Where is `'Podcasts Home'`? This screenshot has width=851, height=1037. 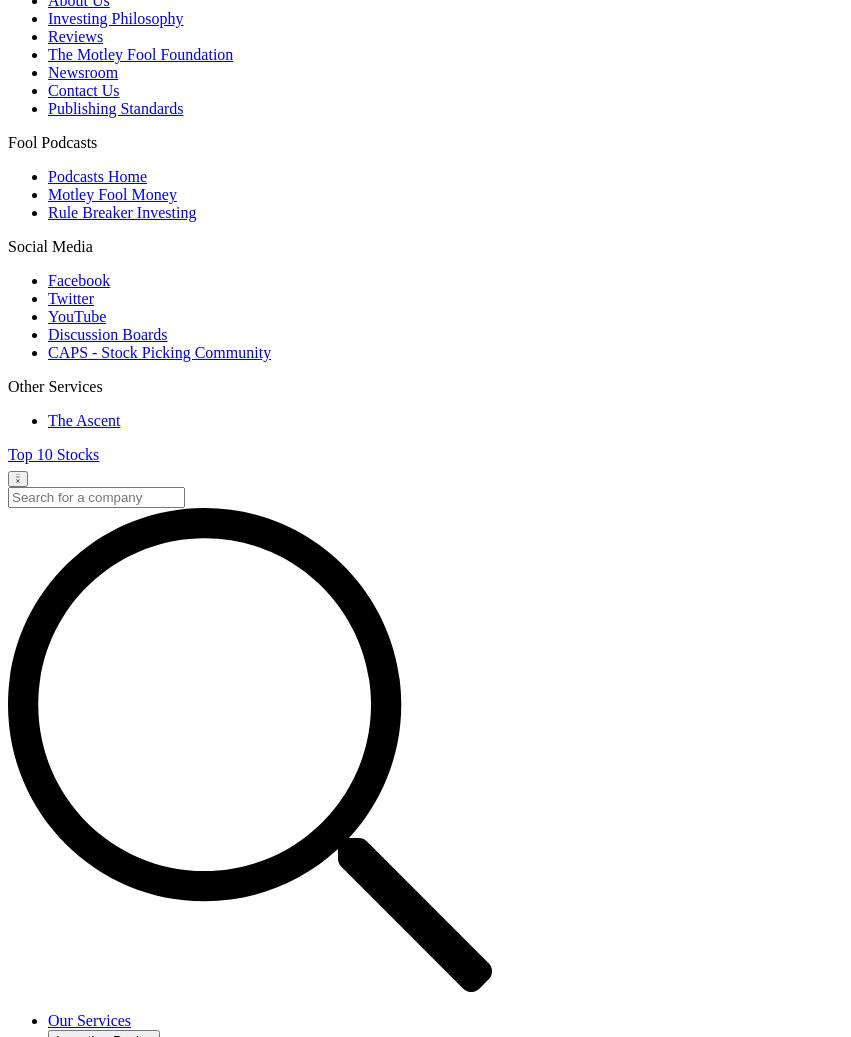 'Podcasts Home' is located at coordinates (96, 175).